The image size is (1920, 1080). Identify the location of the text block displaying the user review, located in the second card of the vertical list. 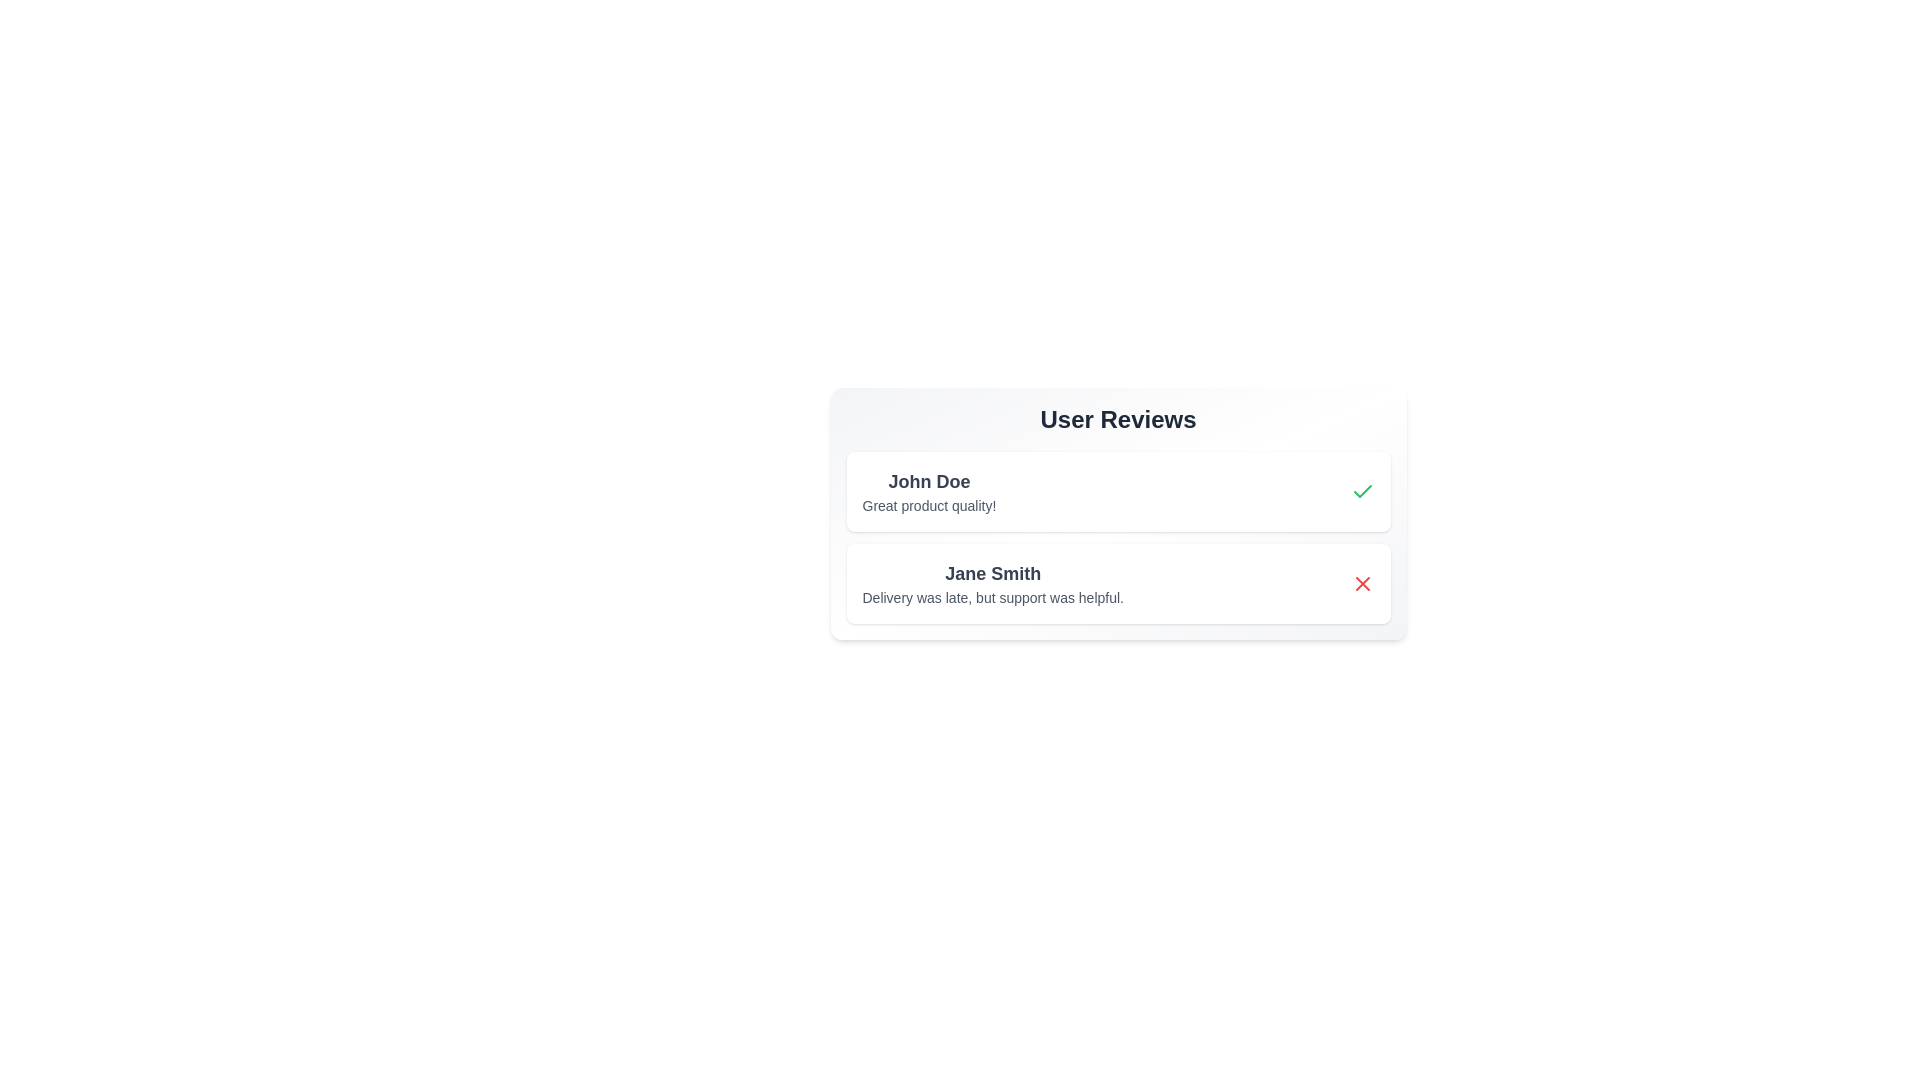
(993, 583).